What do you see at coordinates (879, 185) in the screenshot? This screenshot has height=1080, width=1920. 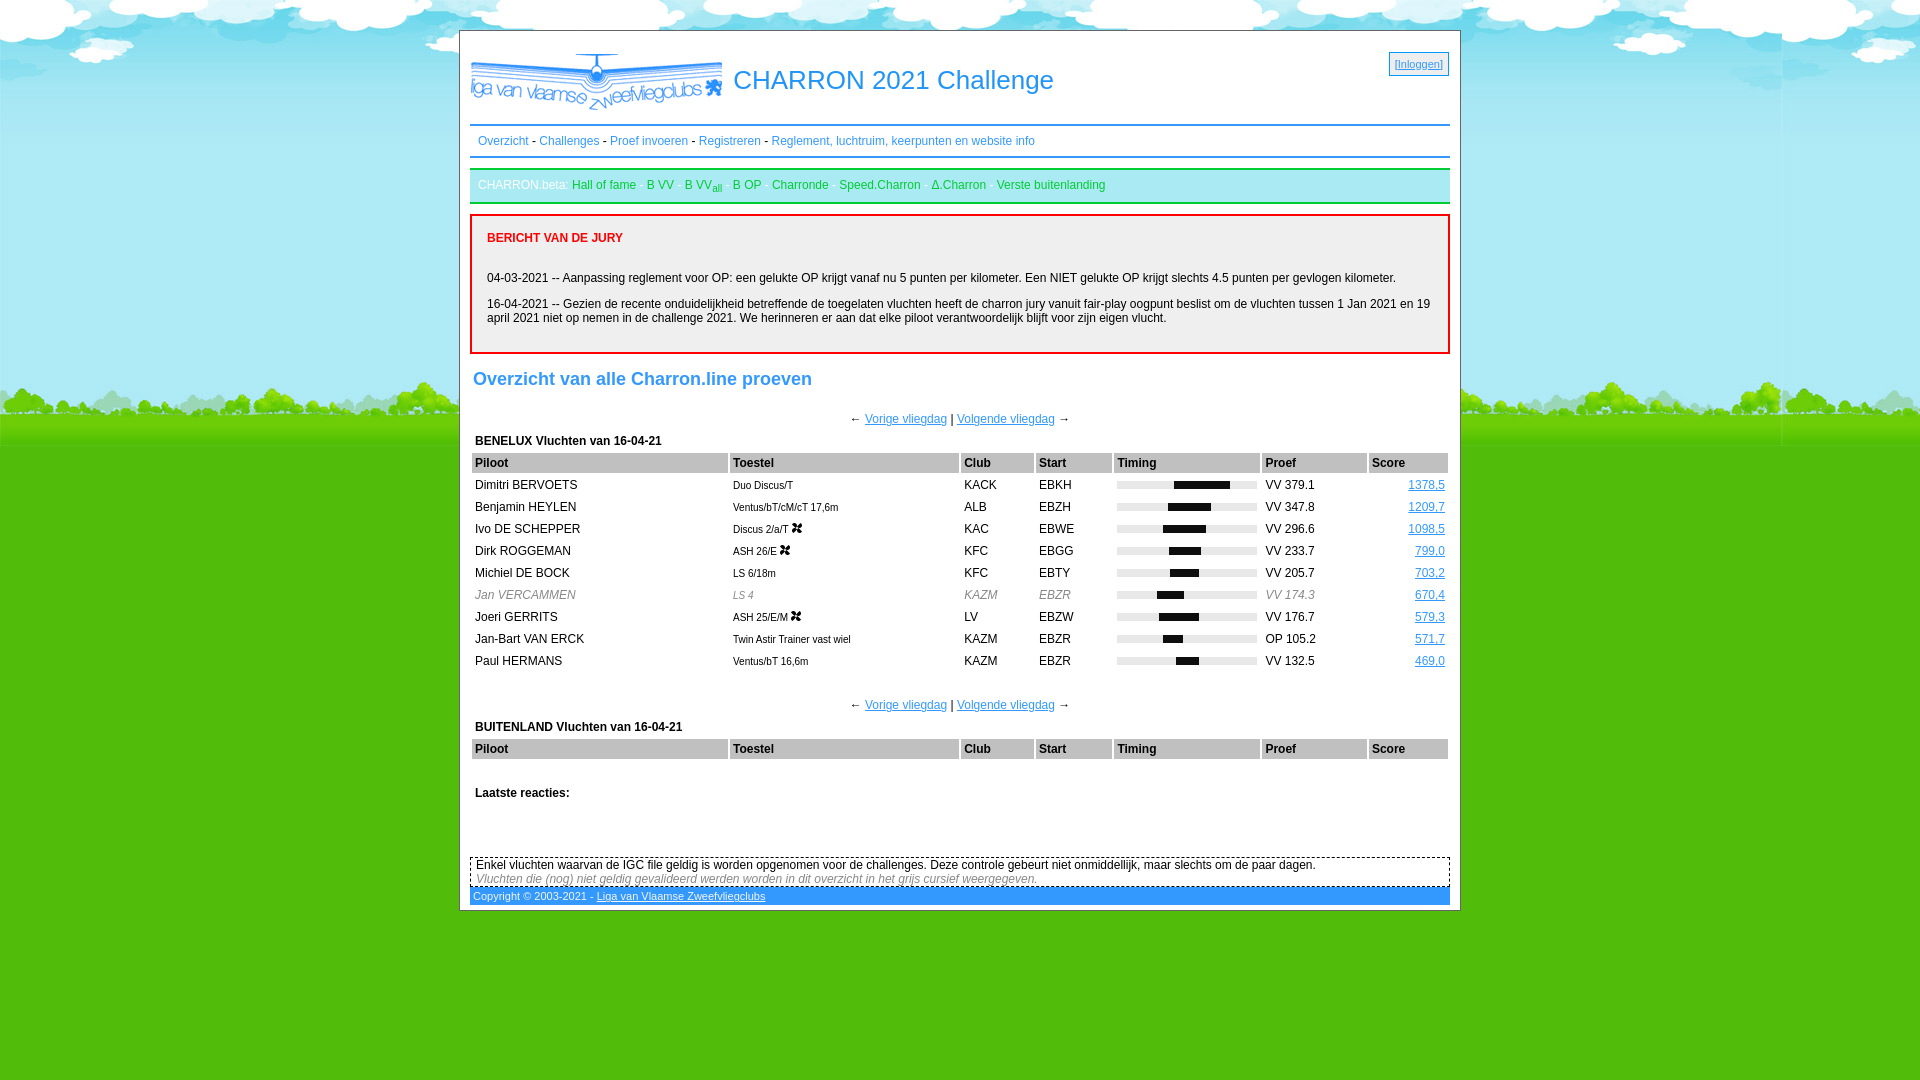 I see `'Speed.Charron'` at bounding box center [879, 185].